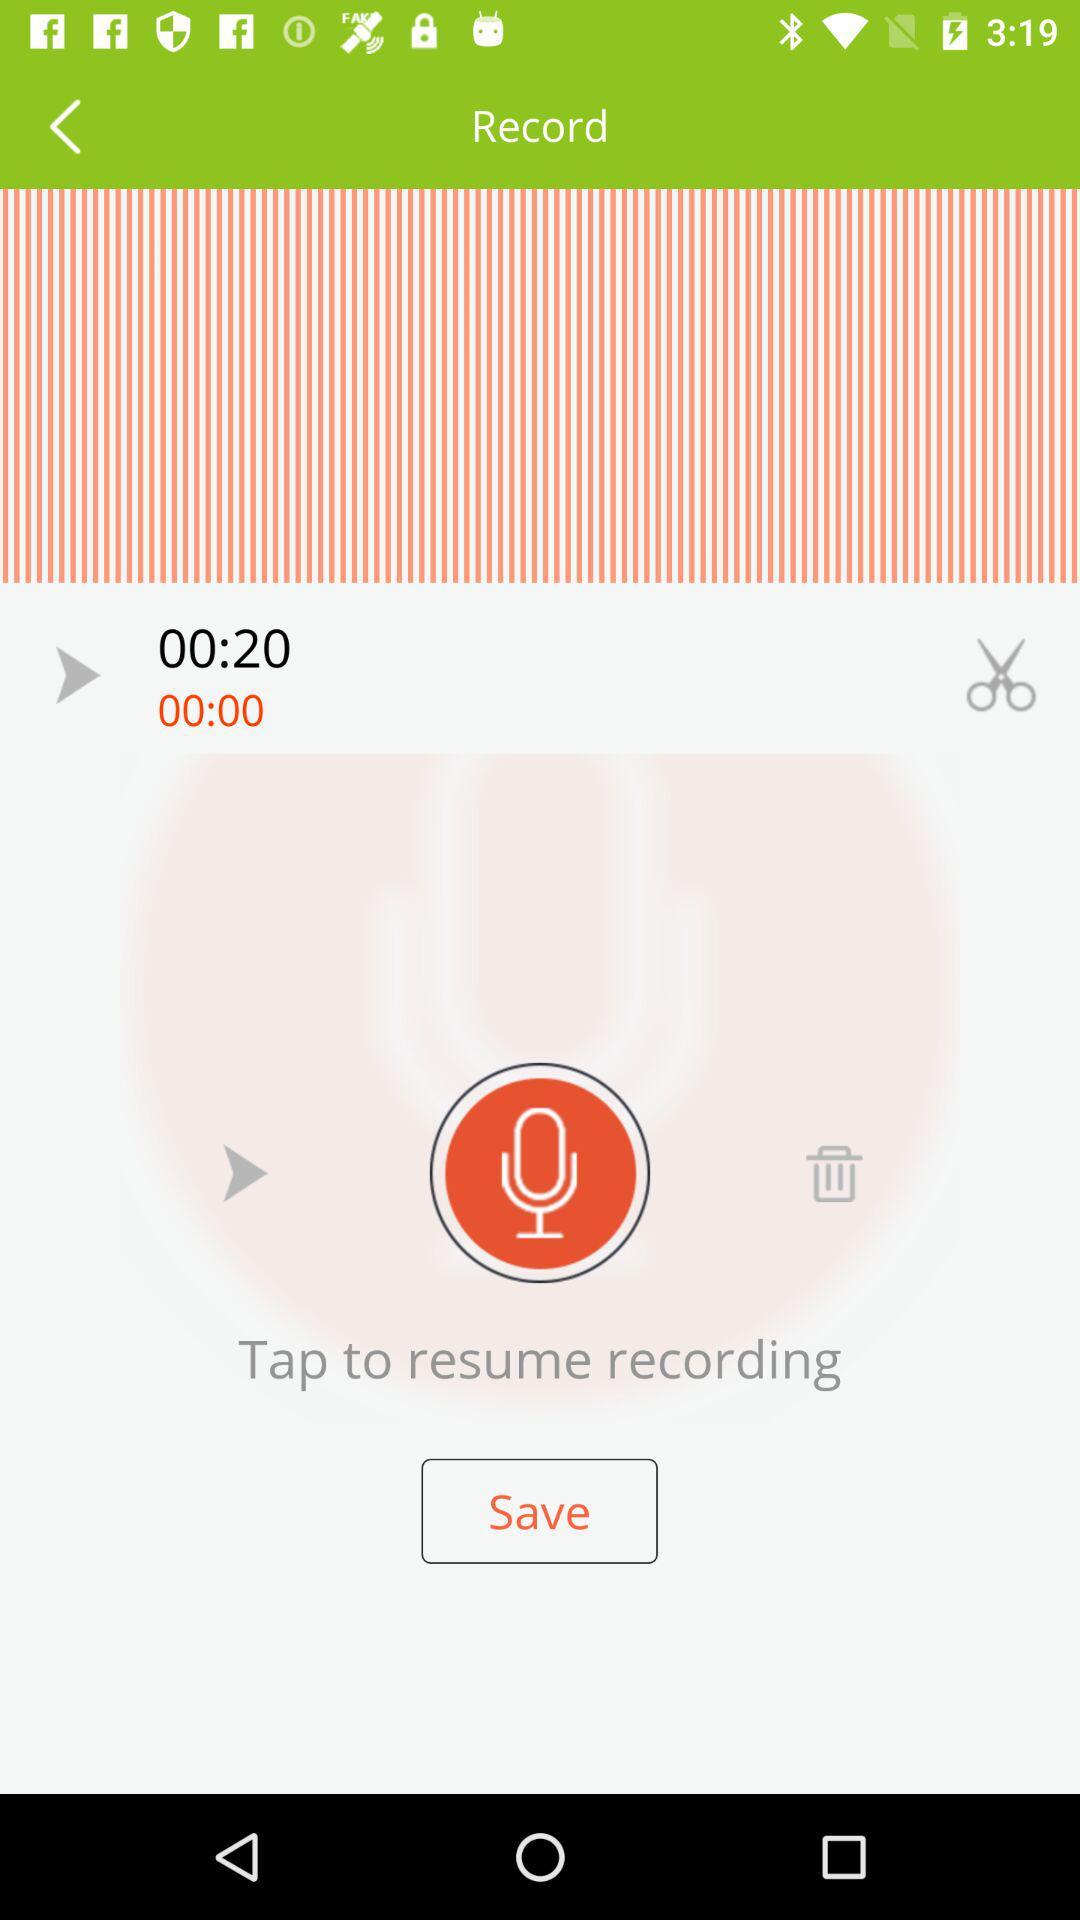 The width and height of the screenshot is (1080, 1920). What do you see at coordinates (833, 1172) in the screenshot?
I see `exclude audio option` at bounding box center [833, 1172].